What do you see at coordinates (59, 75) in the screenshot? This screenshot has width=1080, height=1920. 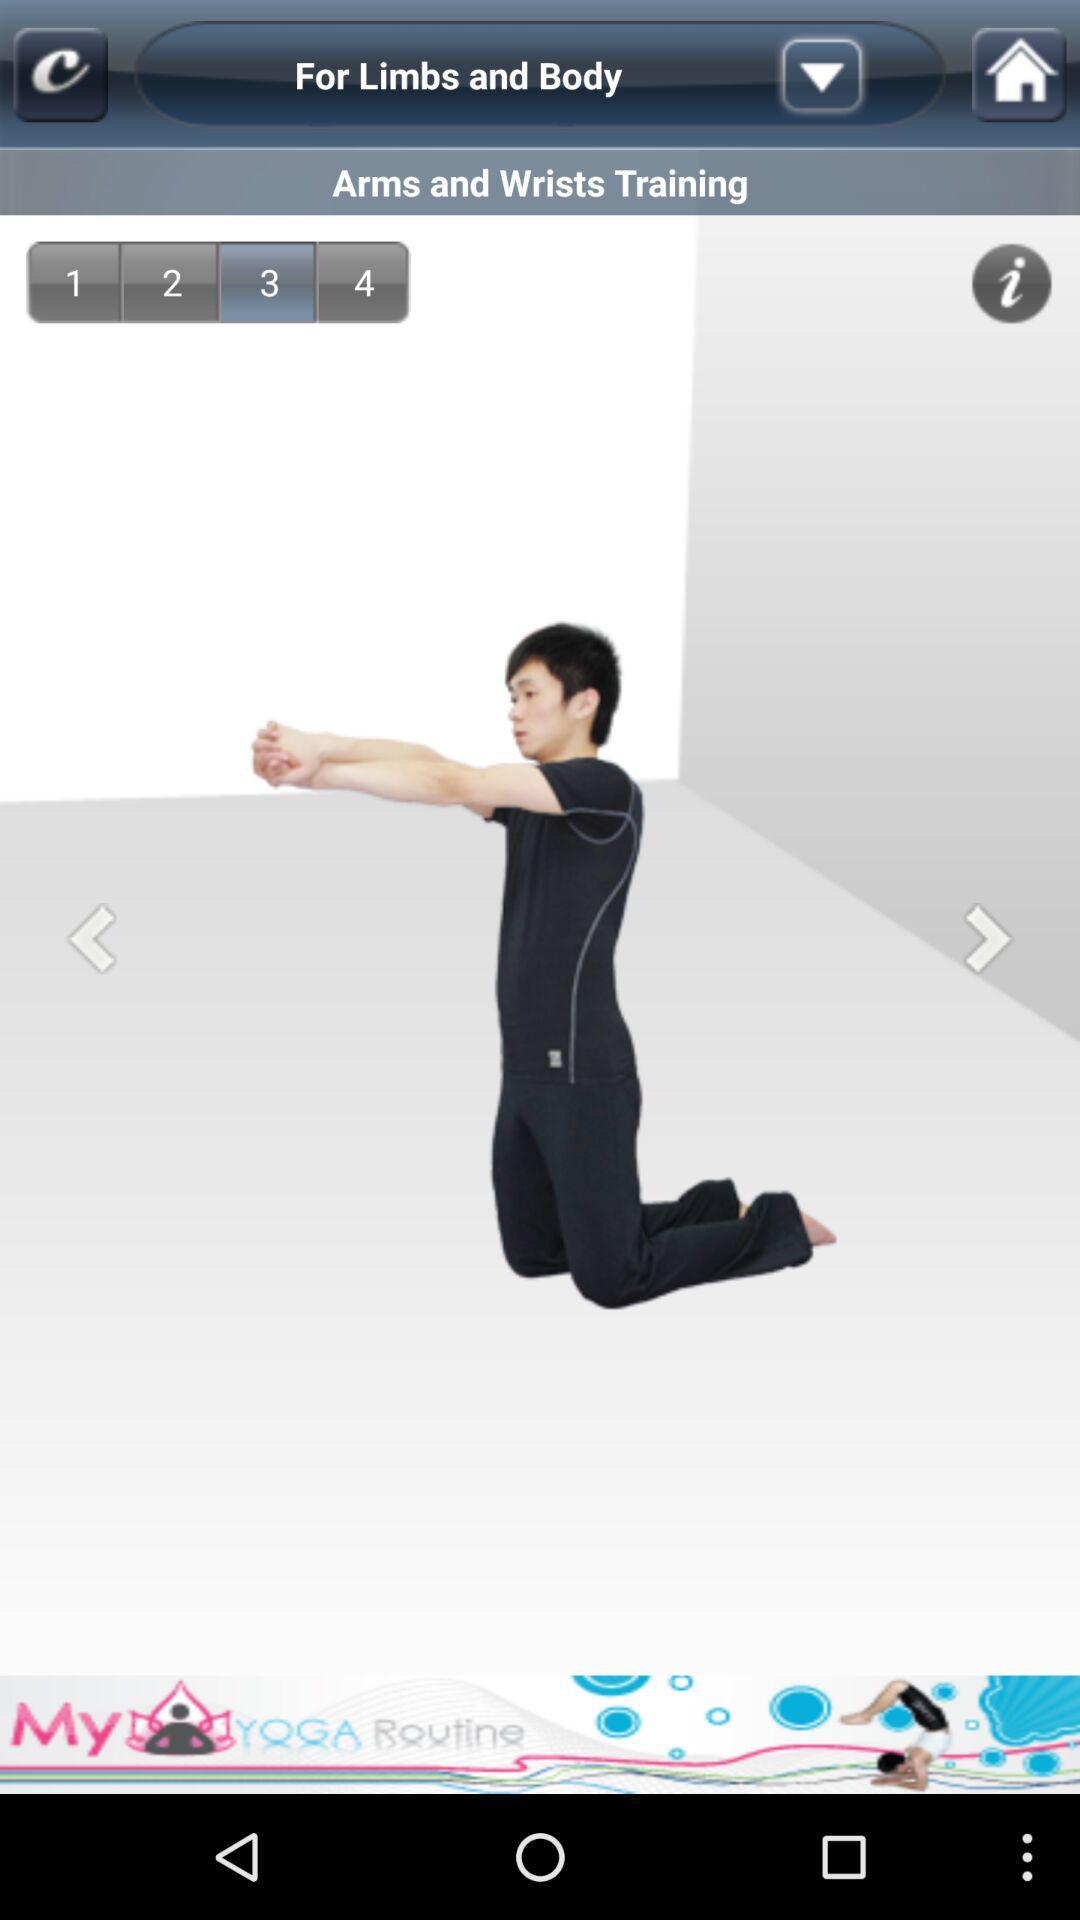 I see `website` at bounding box center [59, 75].